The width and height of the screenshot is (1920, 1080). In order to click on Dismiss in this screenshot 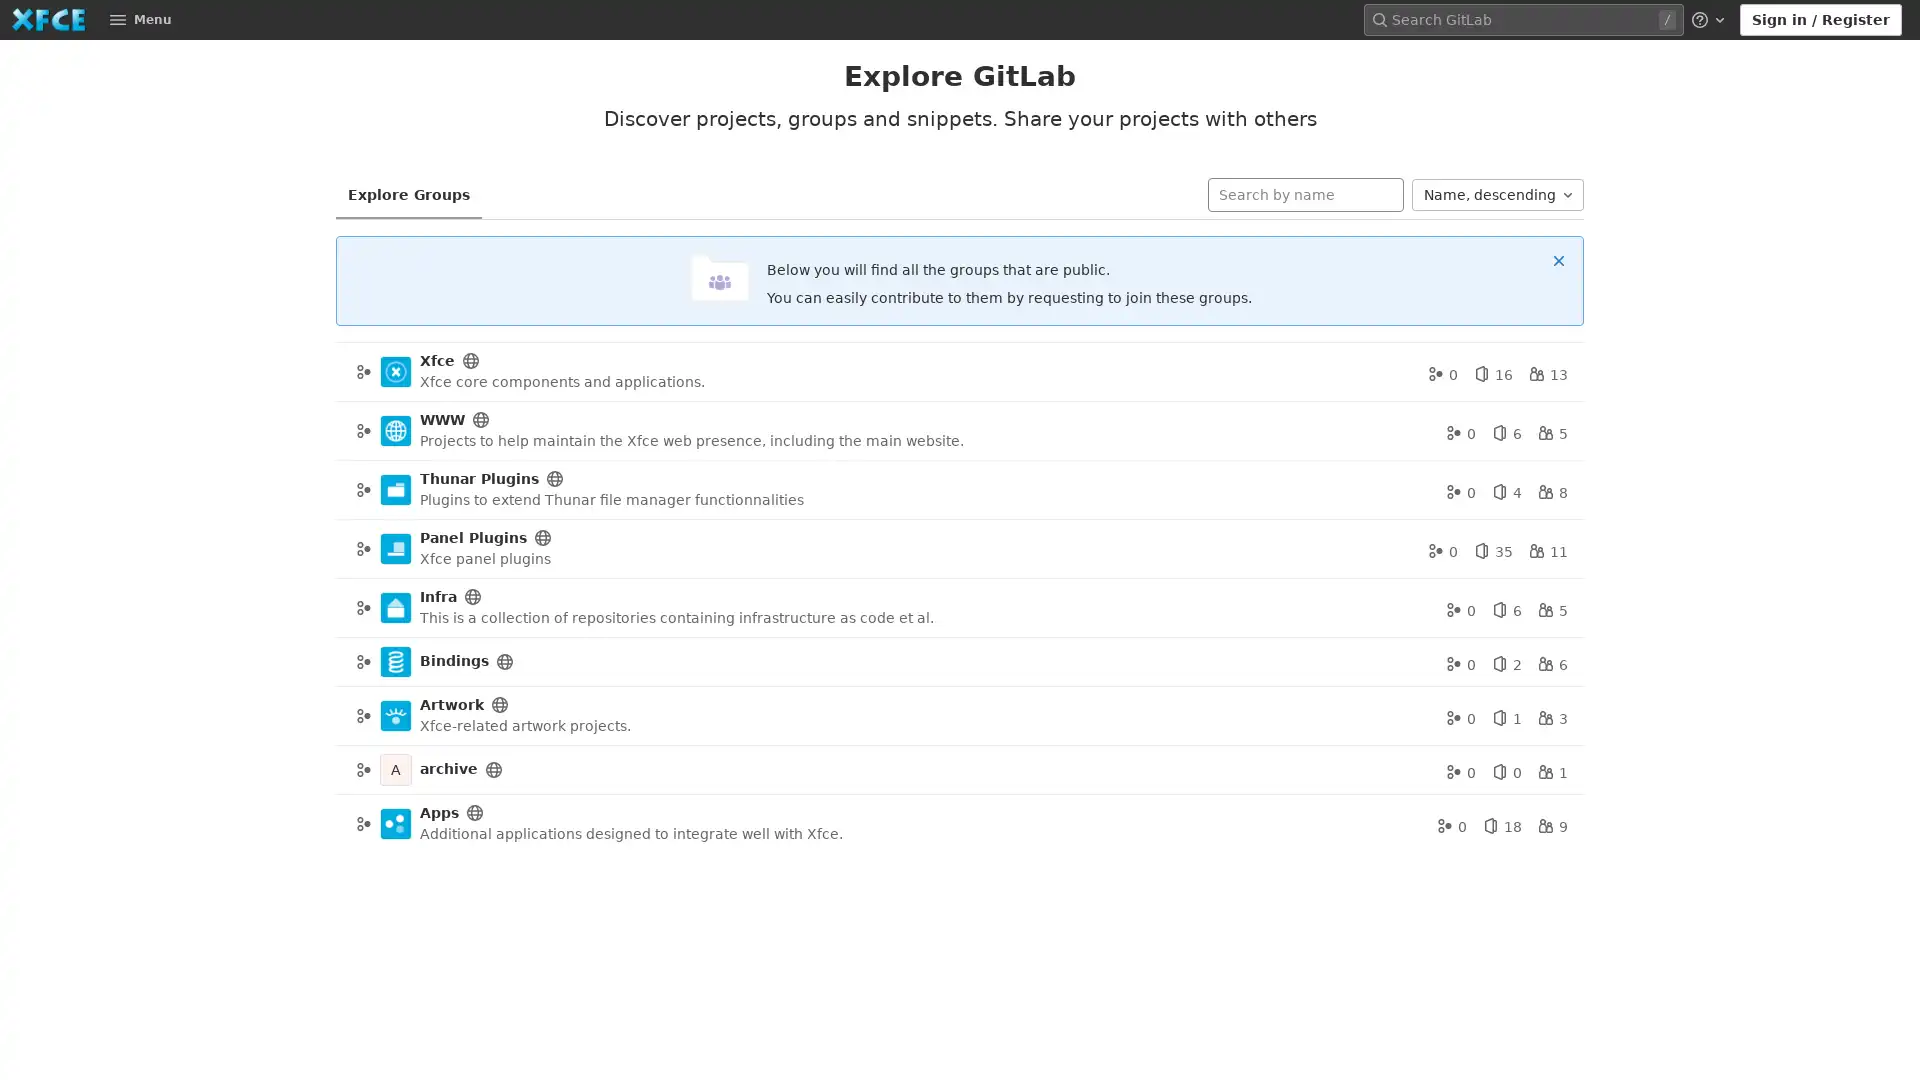, I will do `click(1558, 258)`.